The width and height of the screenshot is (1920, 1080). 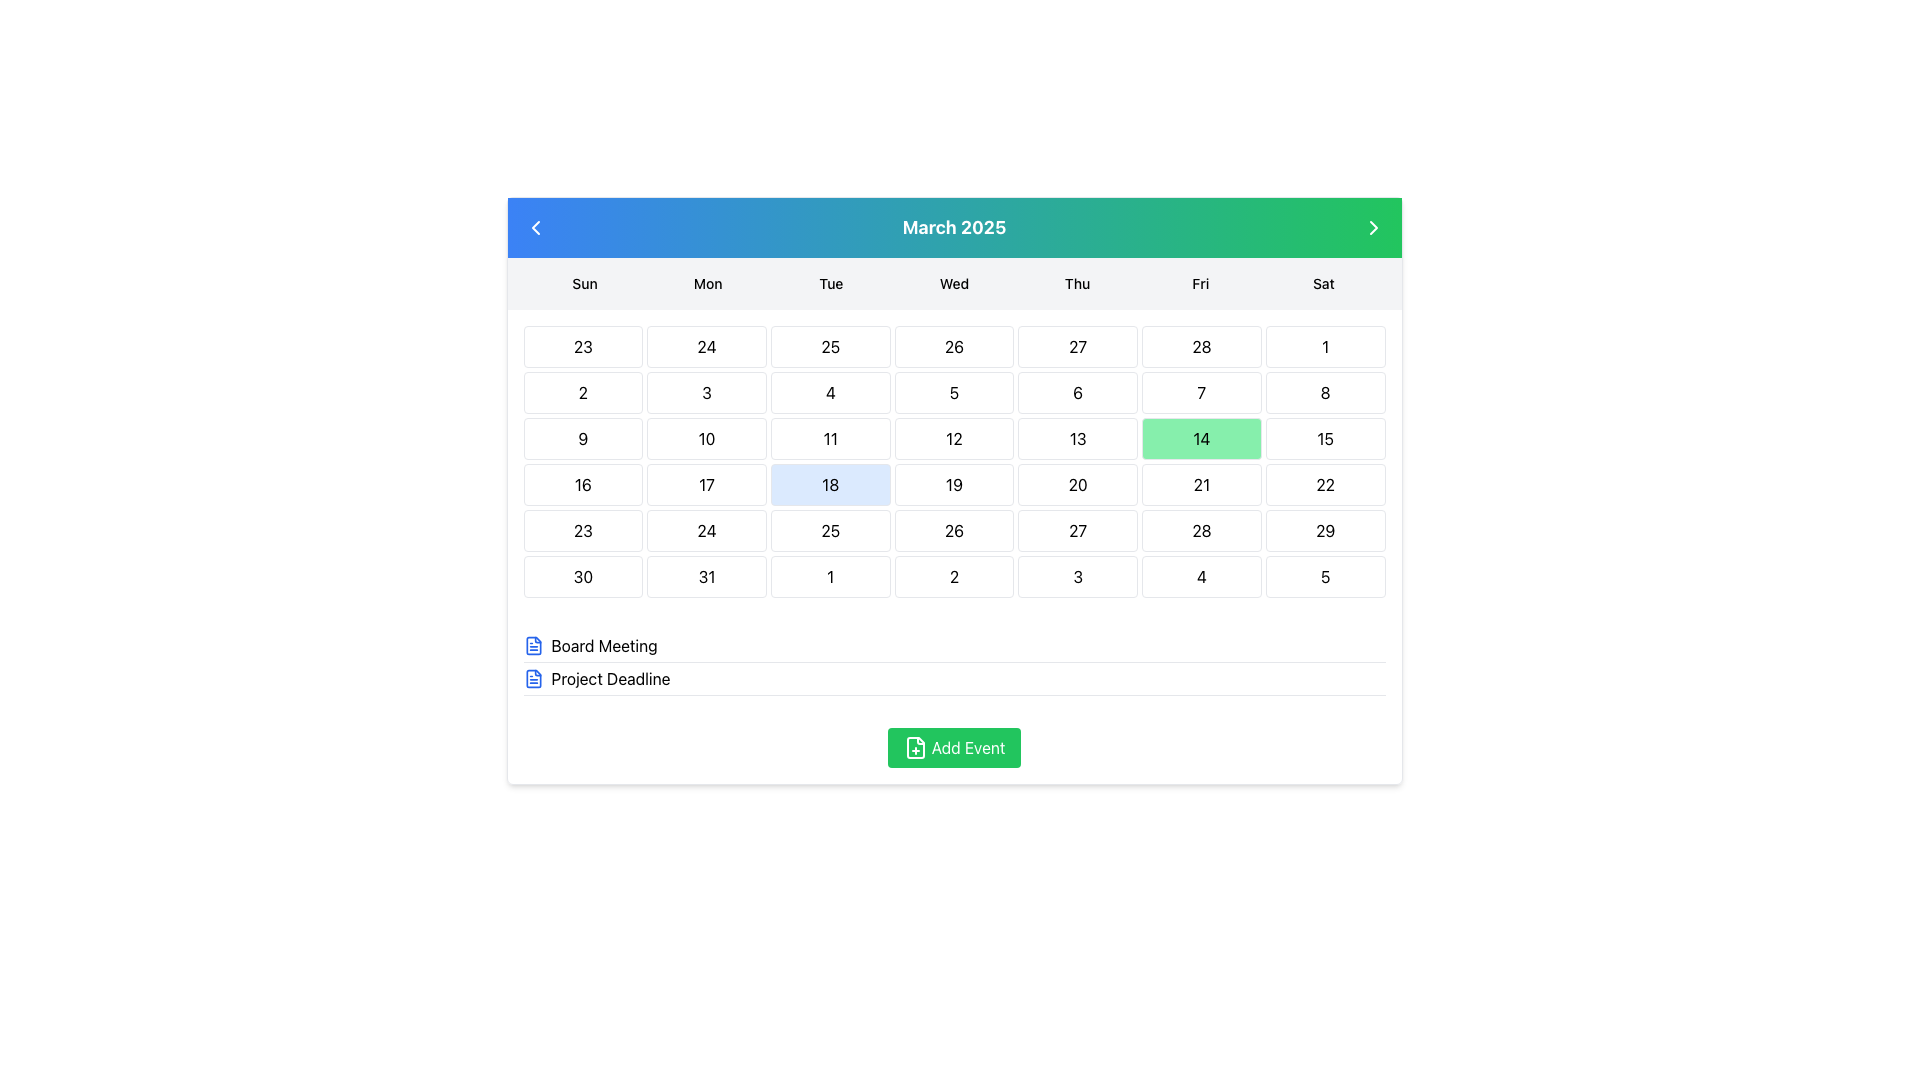 What do you see at coordinates (1077, 346) in the screenshot?
I see `the button labeled '27' in the first row and fourth column of the calendar interface` at bounding box center [1077, 346].